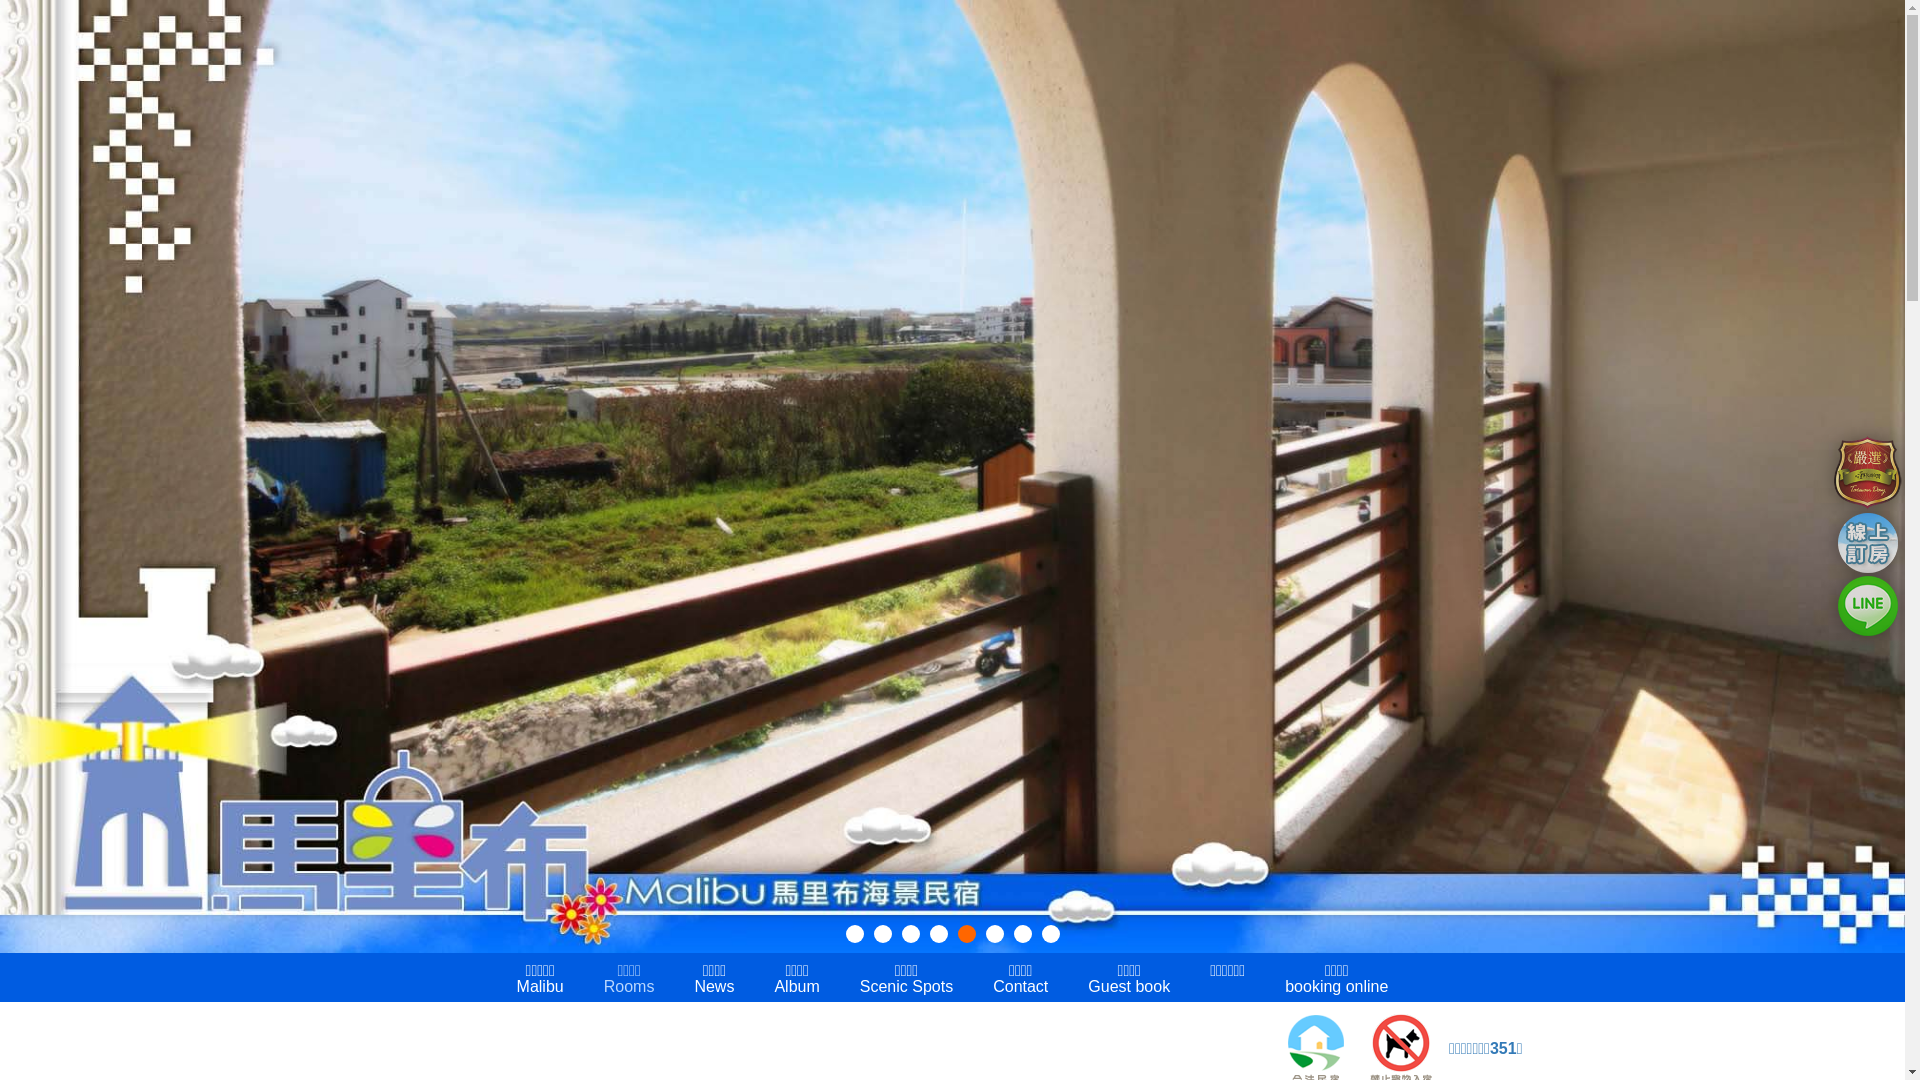 This screenshot has height=1080, width=1920. What do you see at coordinates (882, 933) in the screenshot?
I see `'2'` at bounding box center [882, 933].